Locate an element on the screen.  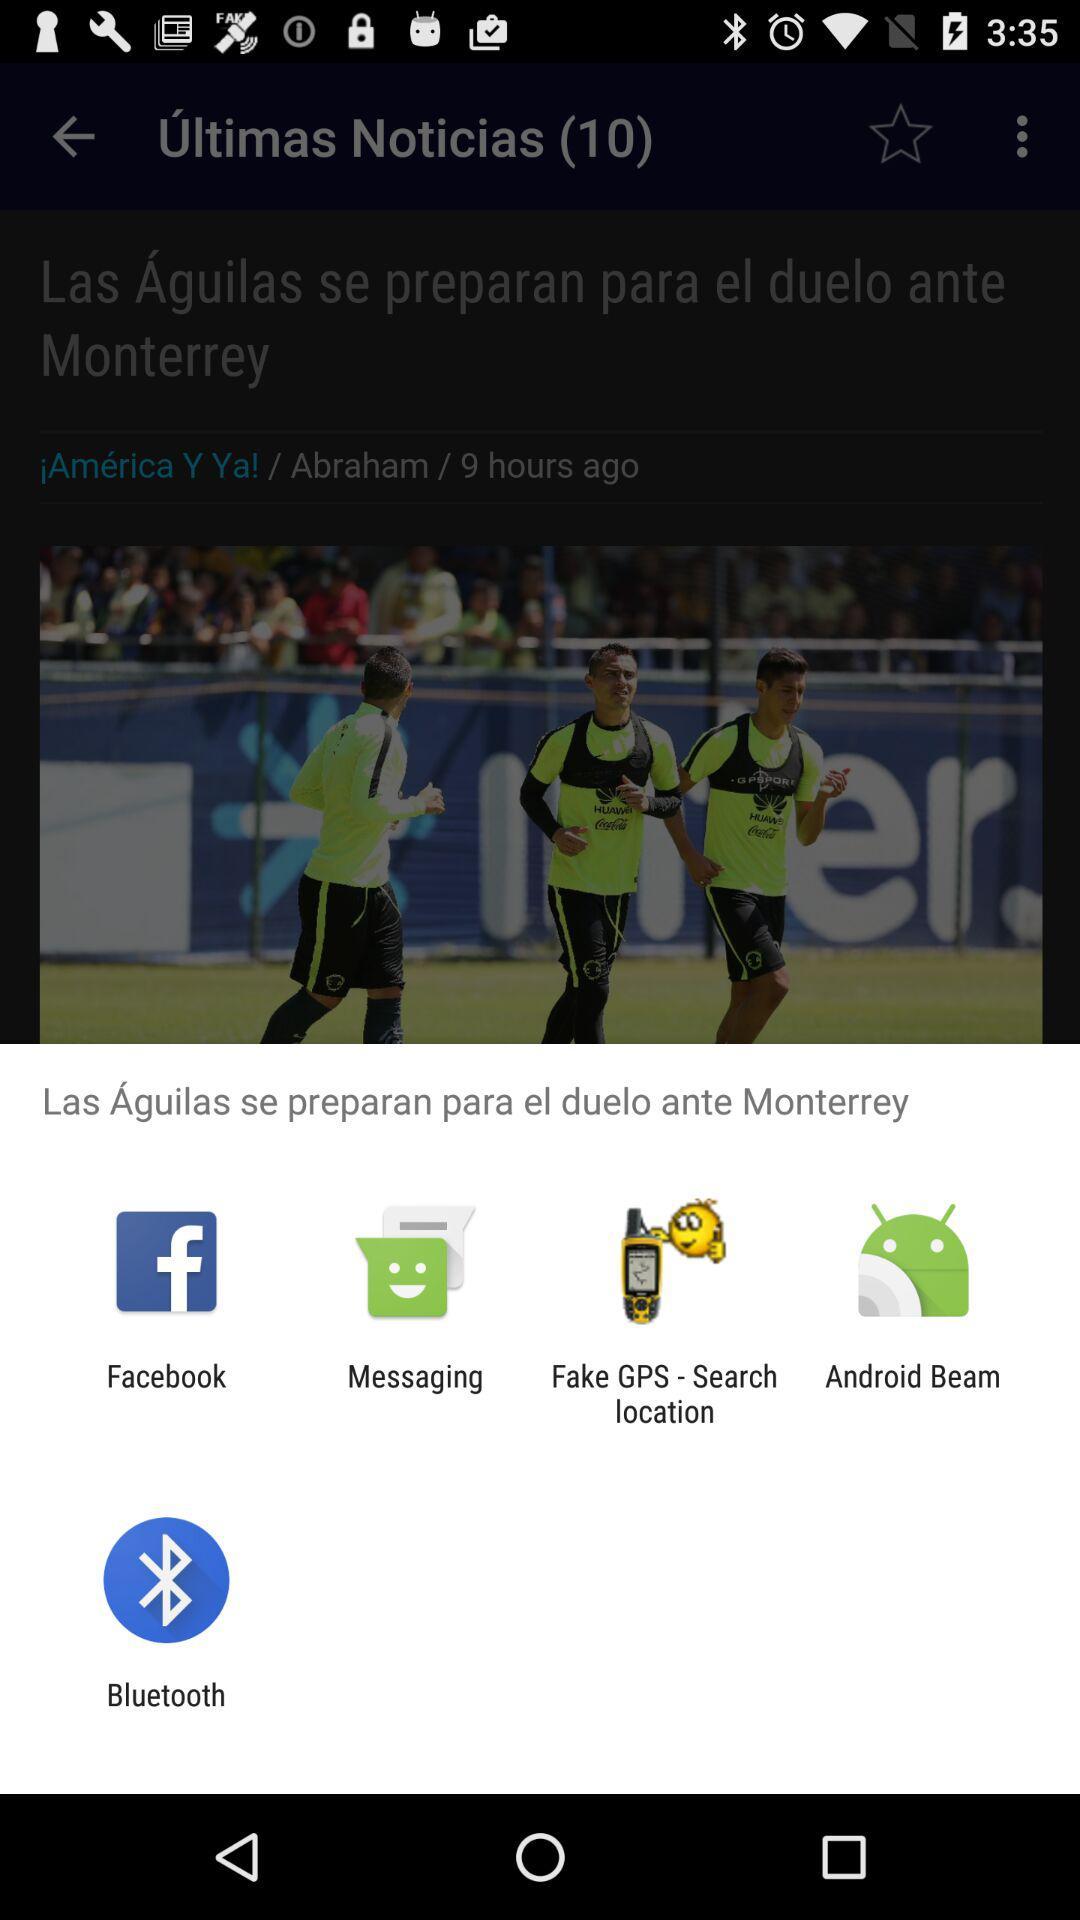
the item to the right of the messaging item is located at coordinates (664, 1392).